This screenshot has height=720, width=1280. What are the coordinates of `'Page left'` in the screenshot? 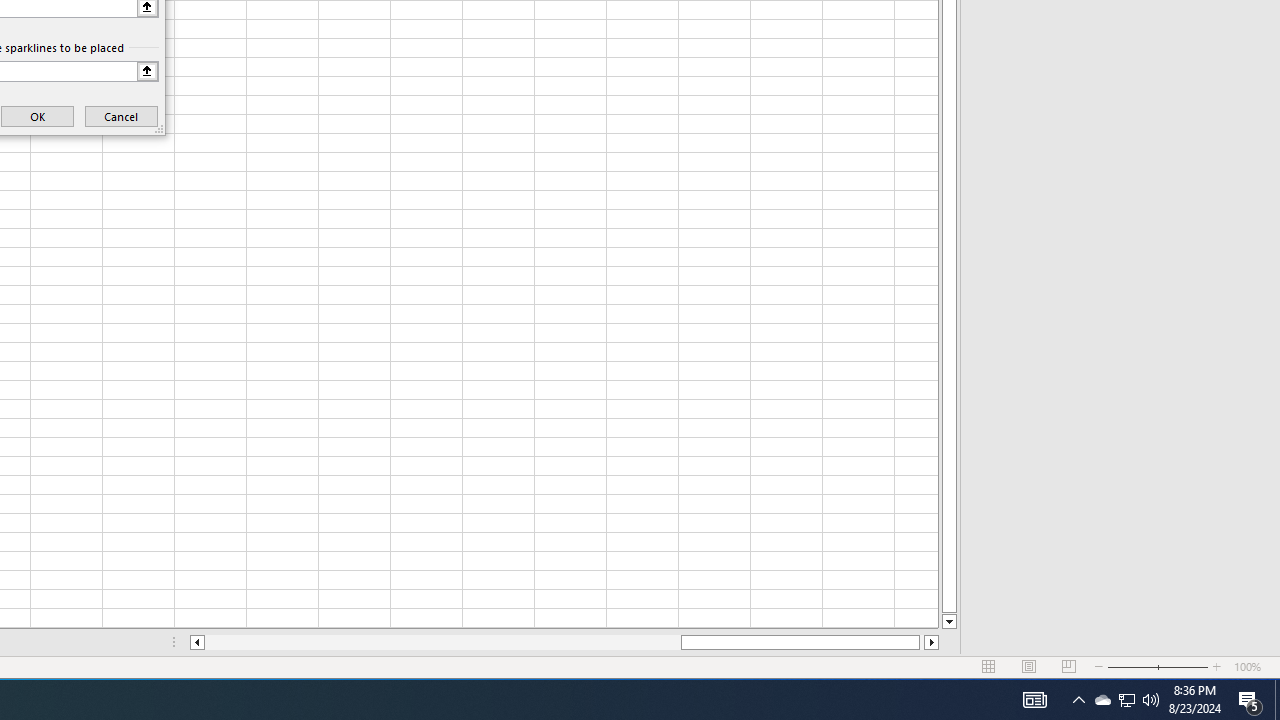 It's located at (441, 642).